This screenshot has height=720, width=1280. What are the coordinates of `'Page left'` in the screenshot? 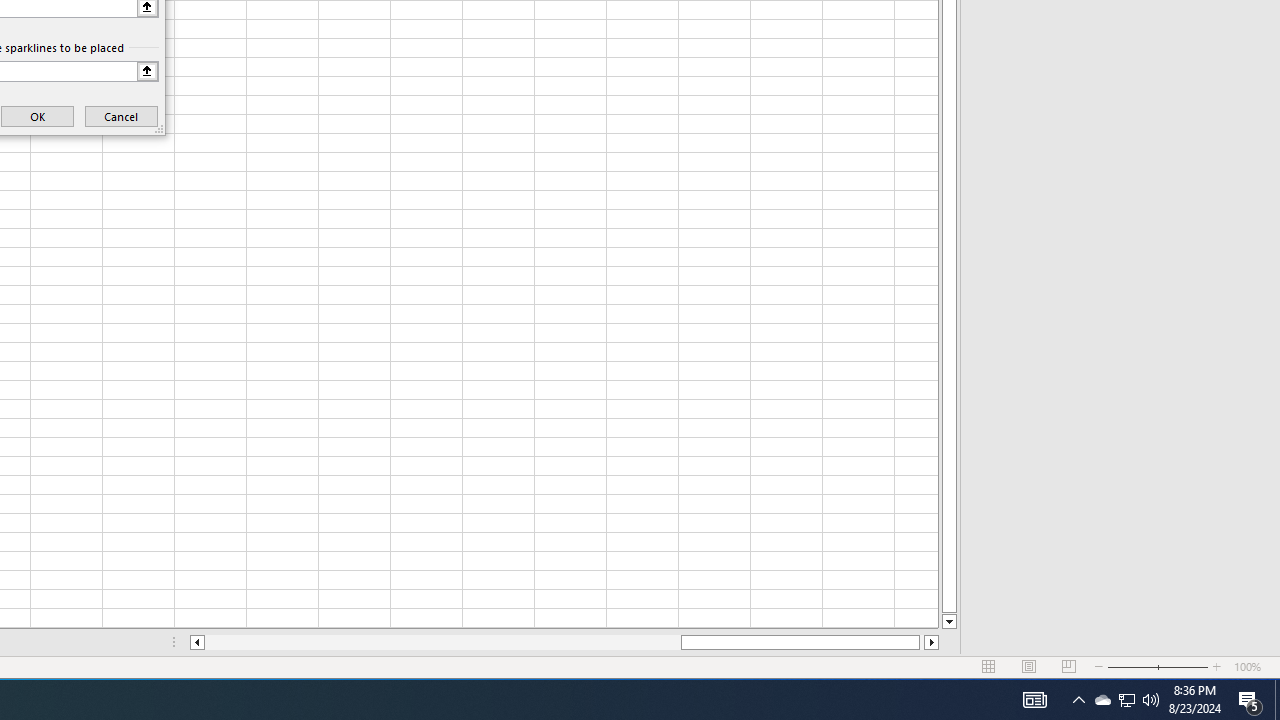 It's located at (441, 642).